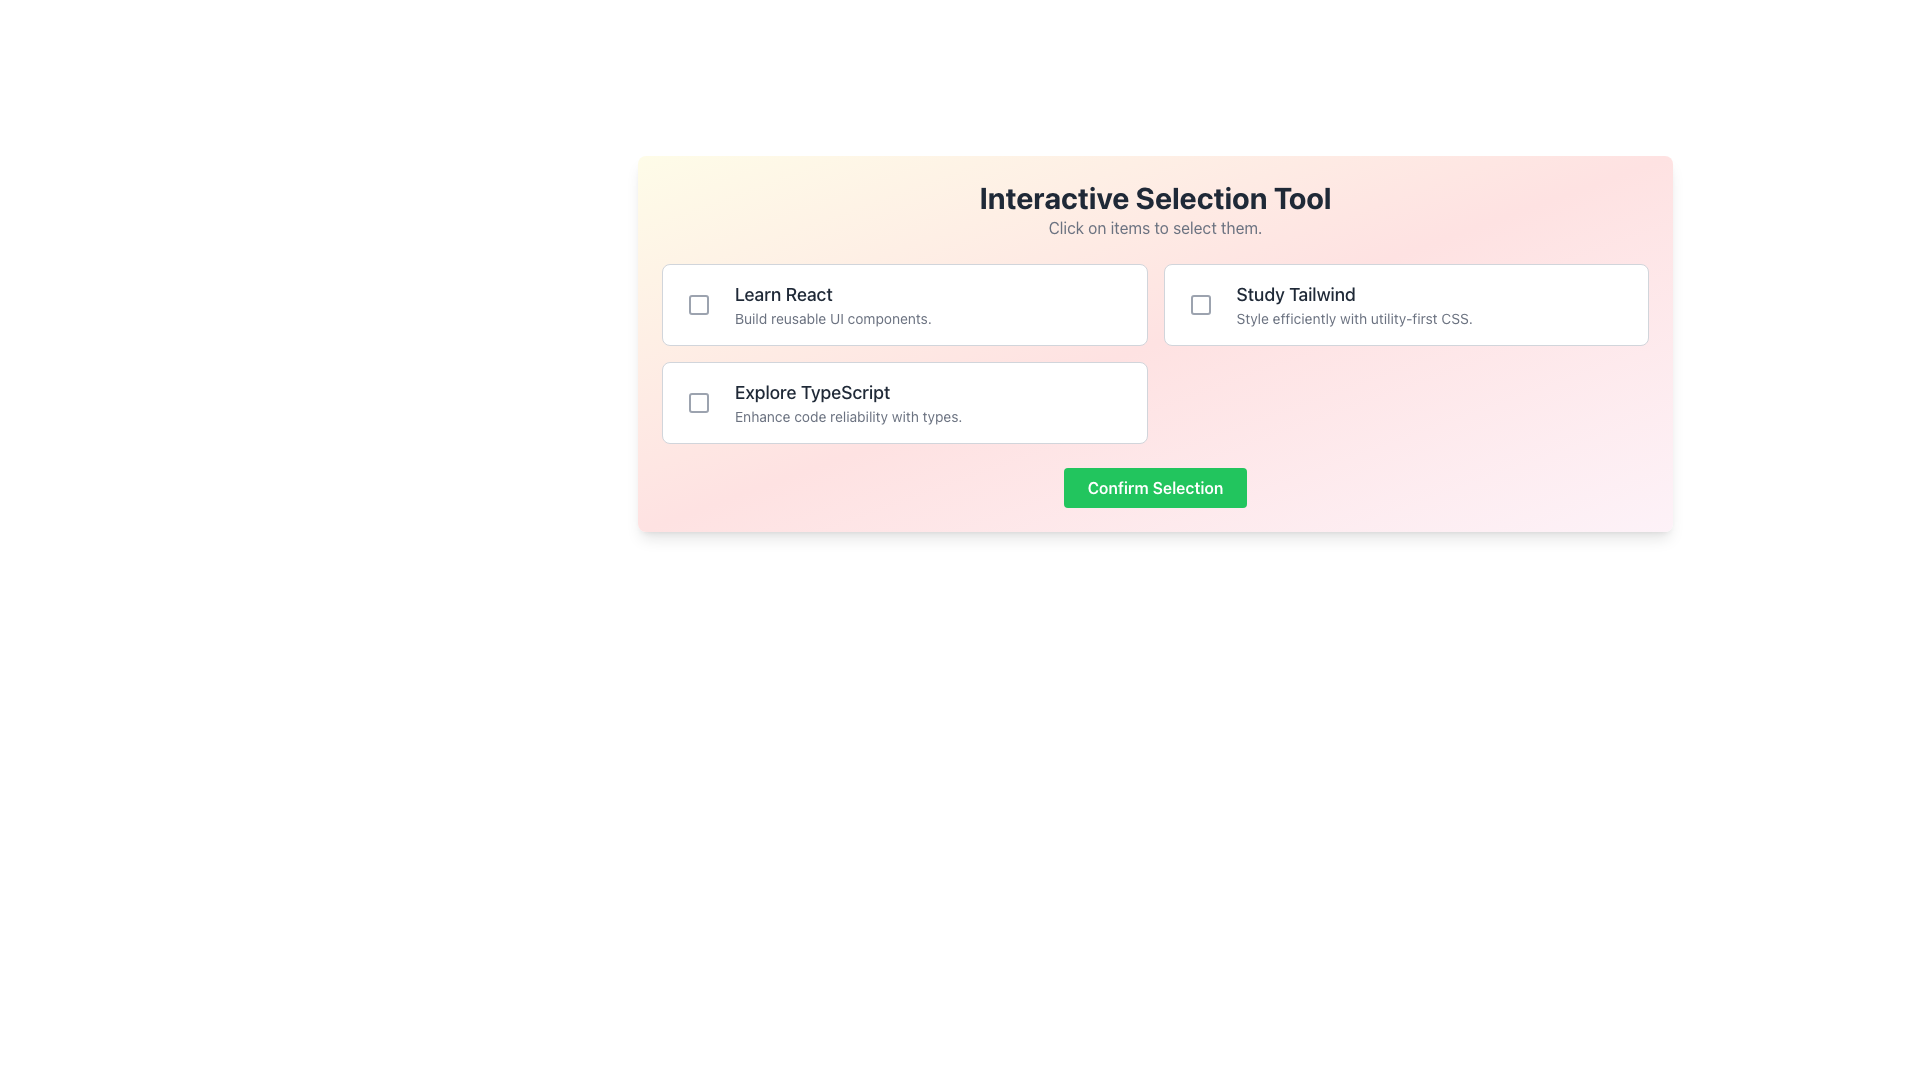  What do you see at coordinates (699, 402) in the screenshot?
I see `the Icon component within the checkbox for the 'Explore TypeScript' selection option` at bounding box center [699, 402].